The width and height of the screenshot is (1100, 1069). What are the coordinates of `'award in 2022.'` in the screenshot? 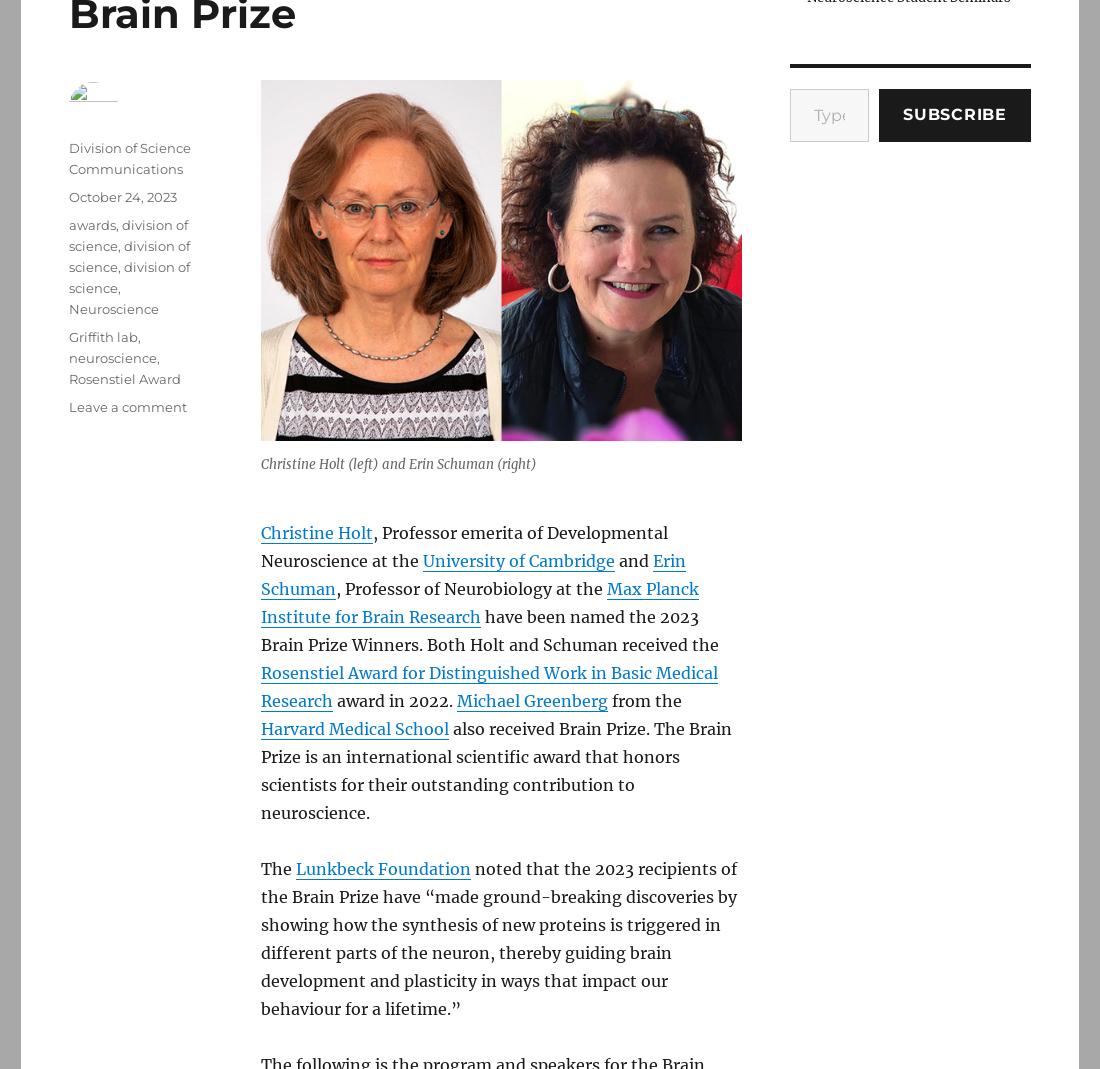 It's located at (331, 700).